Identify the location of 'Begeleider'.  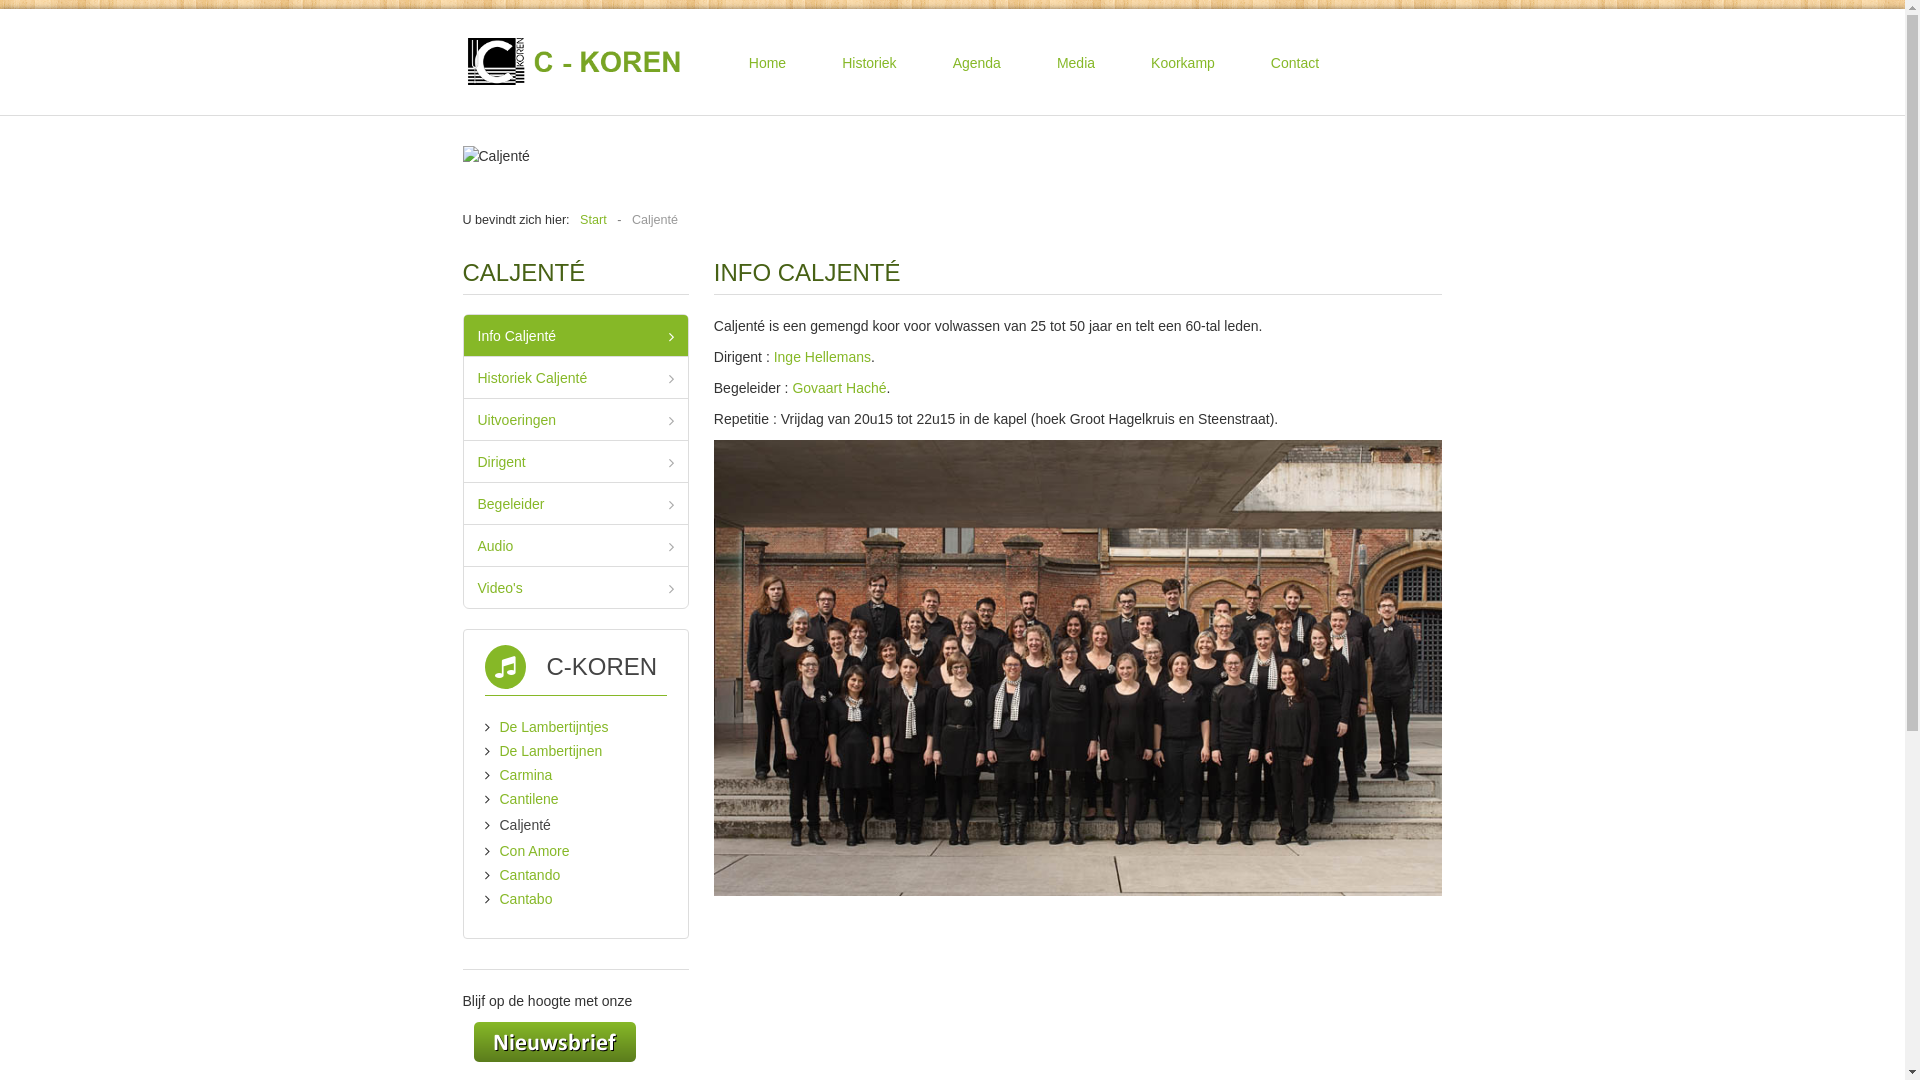
(463, 502).